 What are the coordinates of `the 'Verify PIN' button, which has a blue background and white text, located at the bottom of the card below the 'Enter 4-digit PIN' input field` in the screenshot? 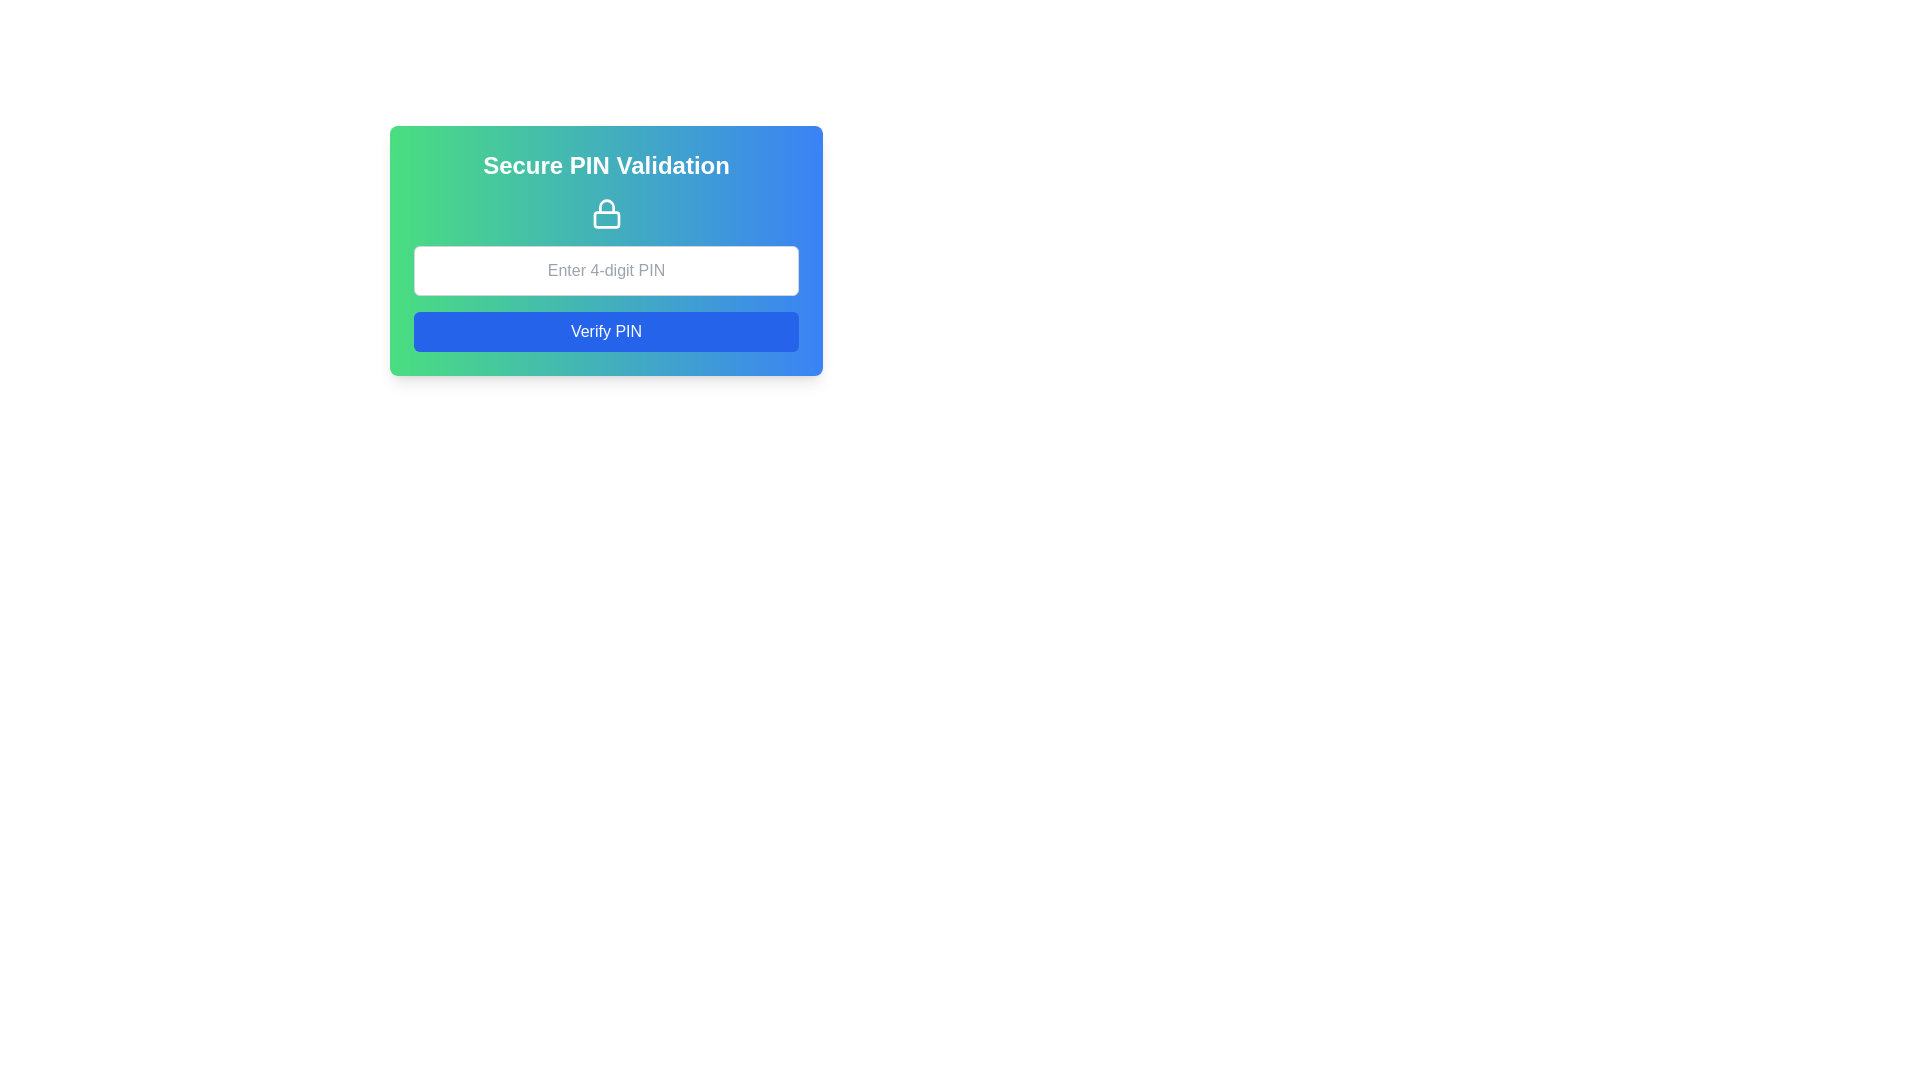 It's located at (605, 330).